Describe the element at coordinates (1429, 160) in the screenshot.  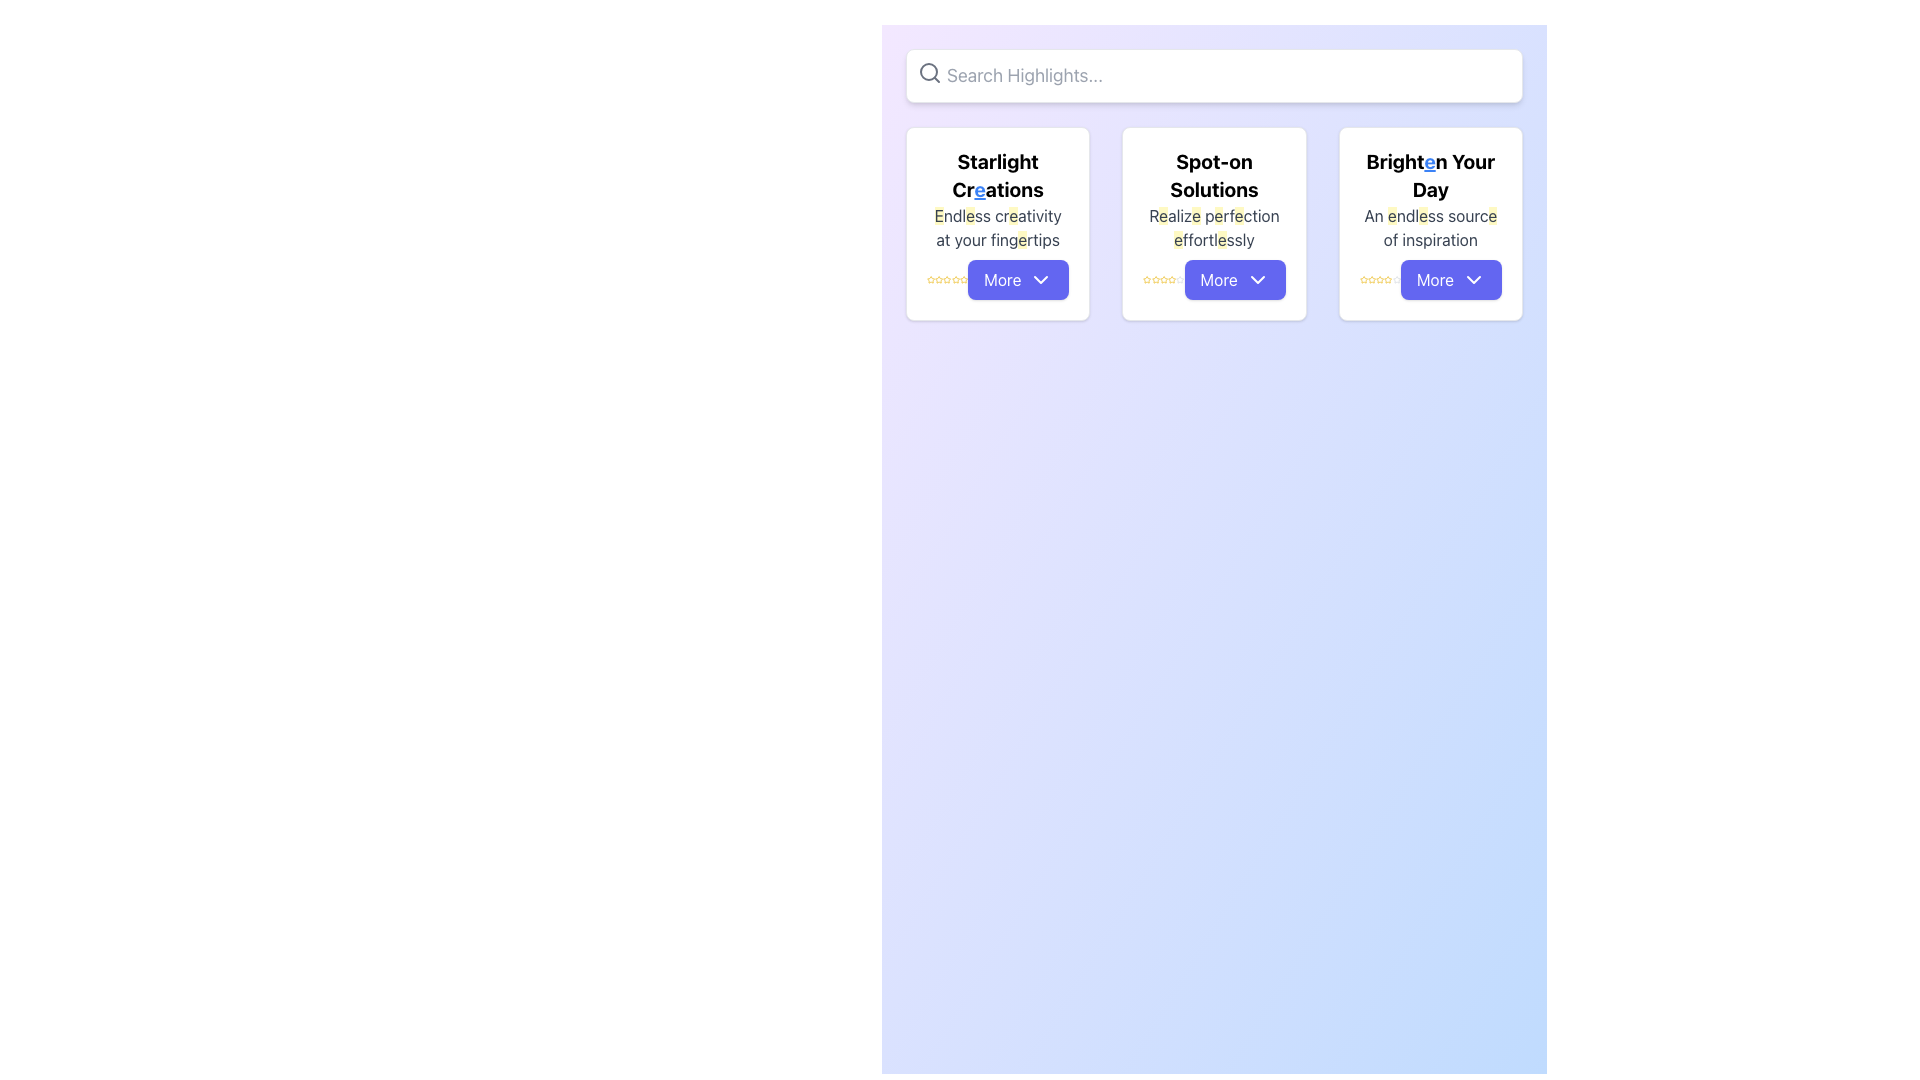
I see `the hyperlinked text styled for emphasis in the phrase 'Brighten Your Day', specifically the word 'Brighten'` at that location.